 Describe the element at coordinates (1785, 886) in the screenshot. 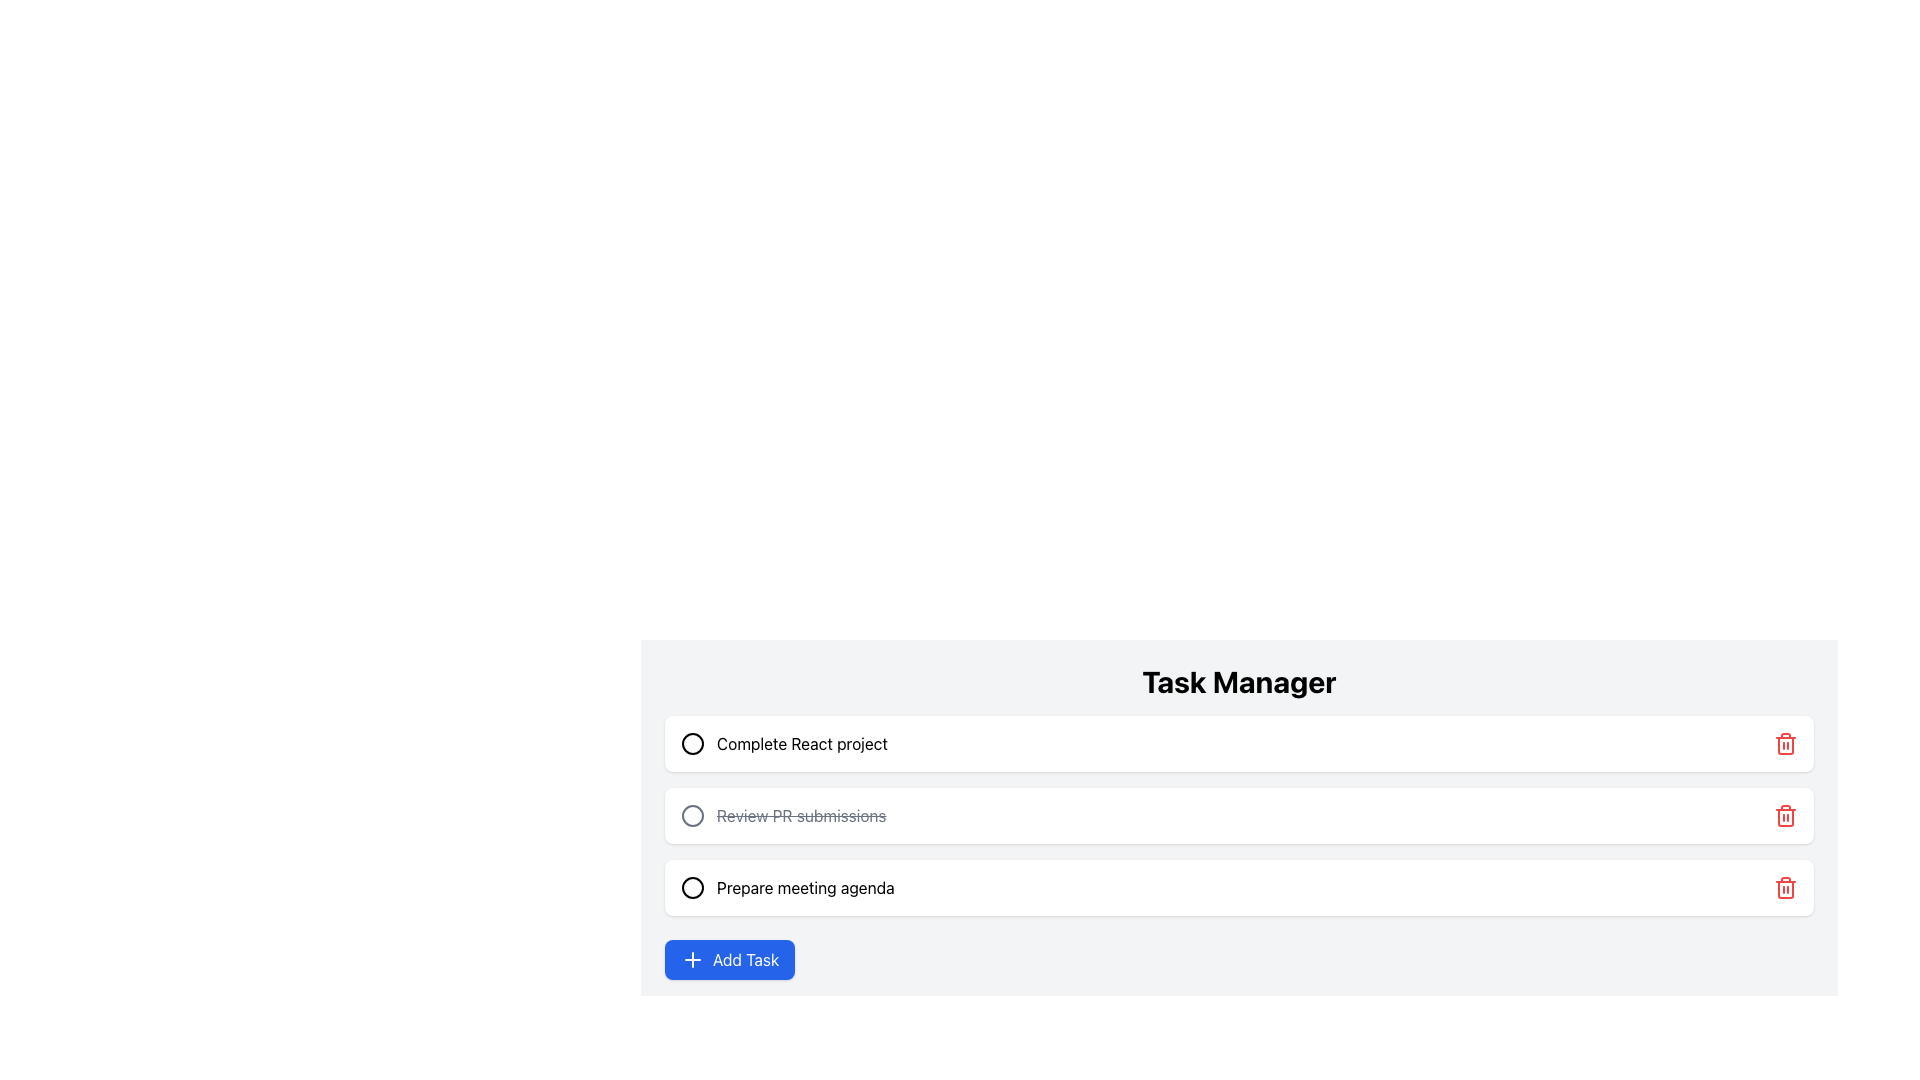

I see `the delete button for the 'Prepare meeting agenda' task` at that location.